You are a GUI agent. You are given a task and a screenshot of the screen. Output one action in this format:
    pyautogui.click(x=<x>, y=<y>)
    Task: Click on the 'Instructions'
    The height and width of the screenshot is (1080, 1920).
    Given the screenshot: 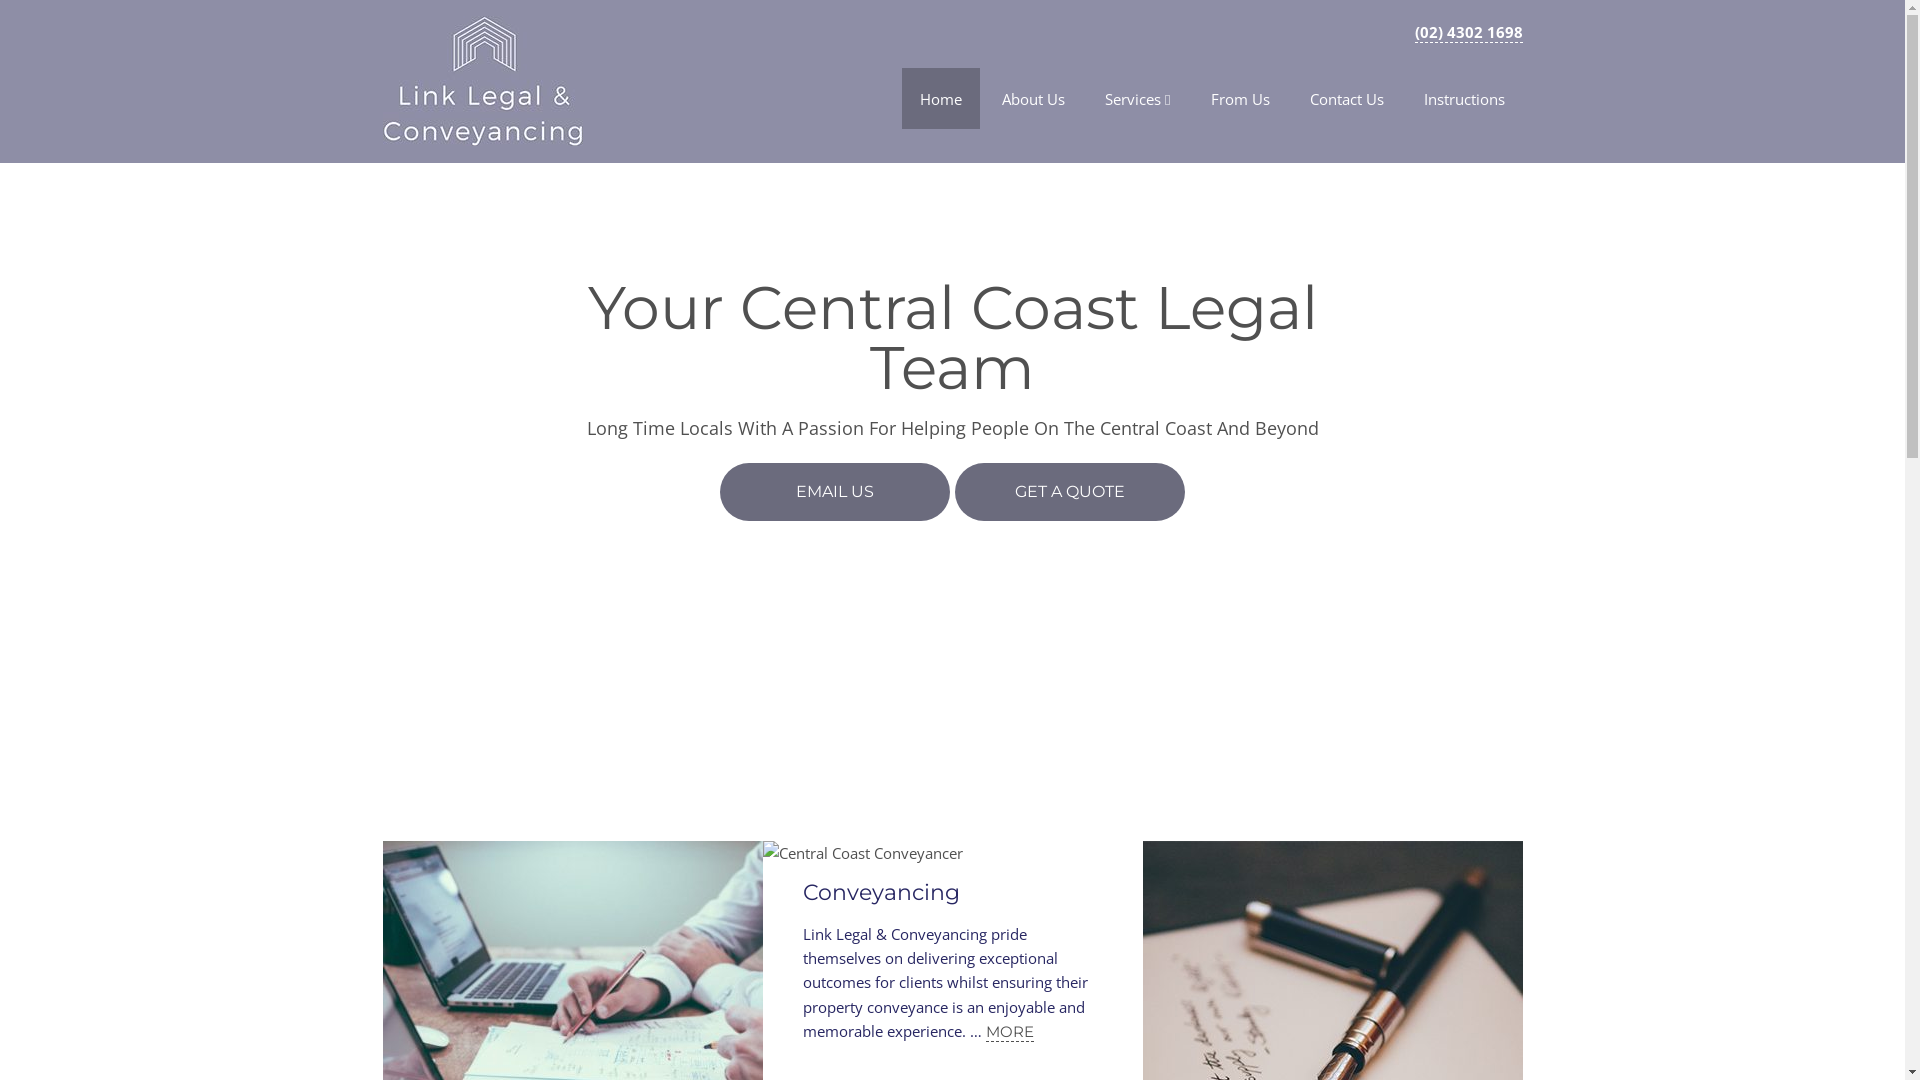 What is the action you would take?
    pyautogui.click(x=1464, y=98)
    